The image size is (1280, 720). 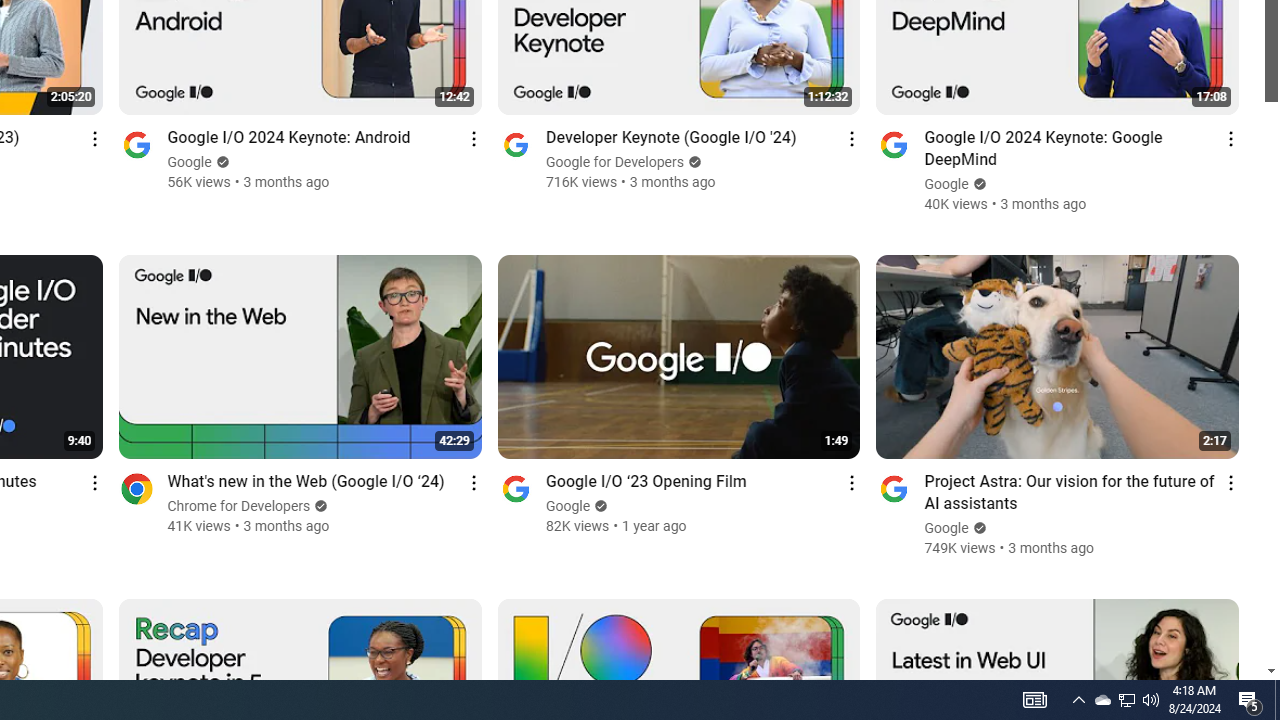 What do you see at coordinates (1229, 482) in the screenshot?
I see `'Action menu'` at bounding box center [1229, 482].